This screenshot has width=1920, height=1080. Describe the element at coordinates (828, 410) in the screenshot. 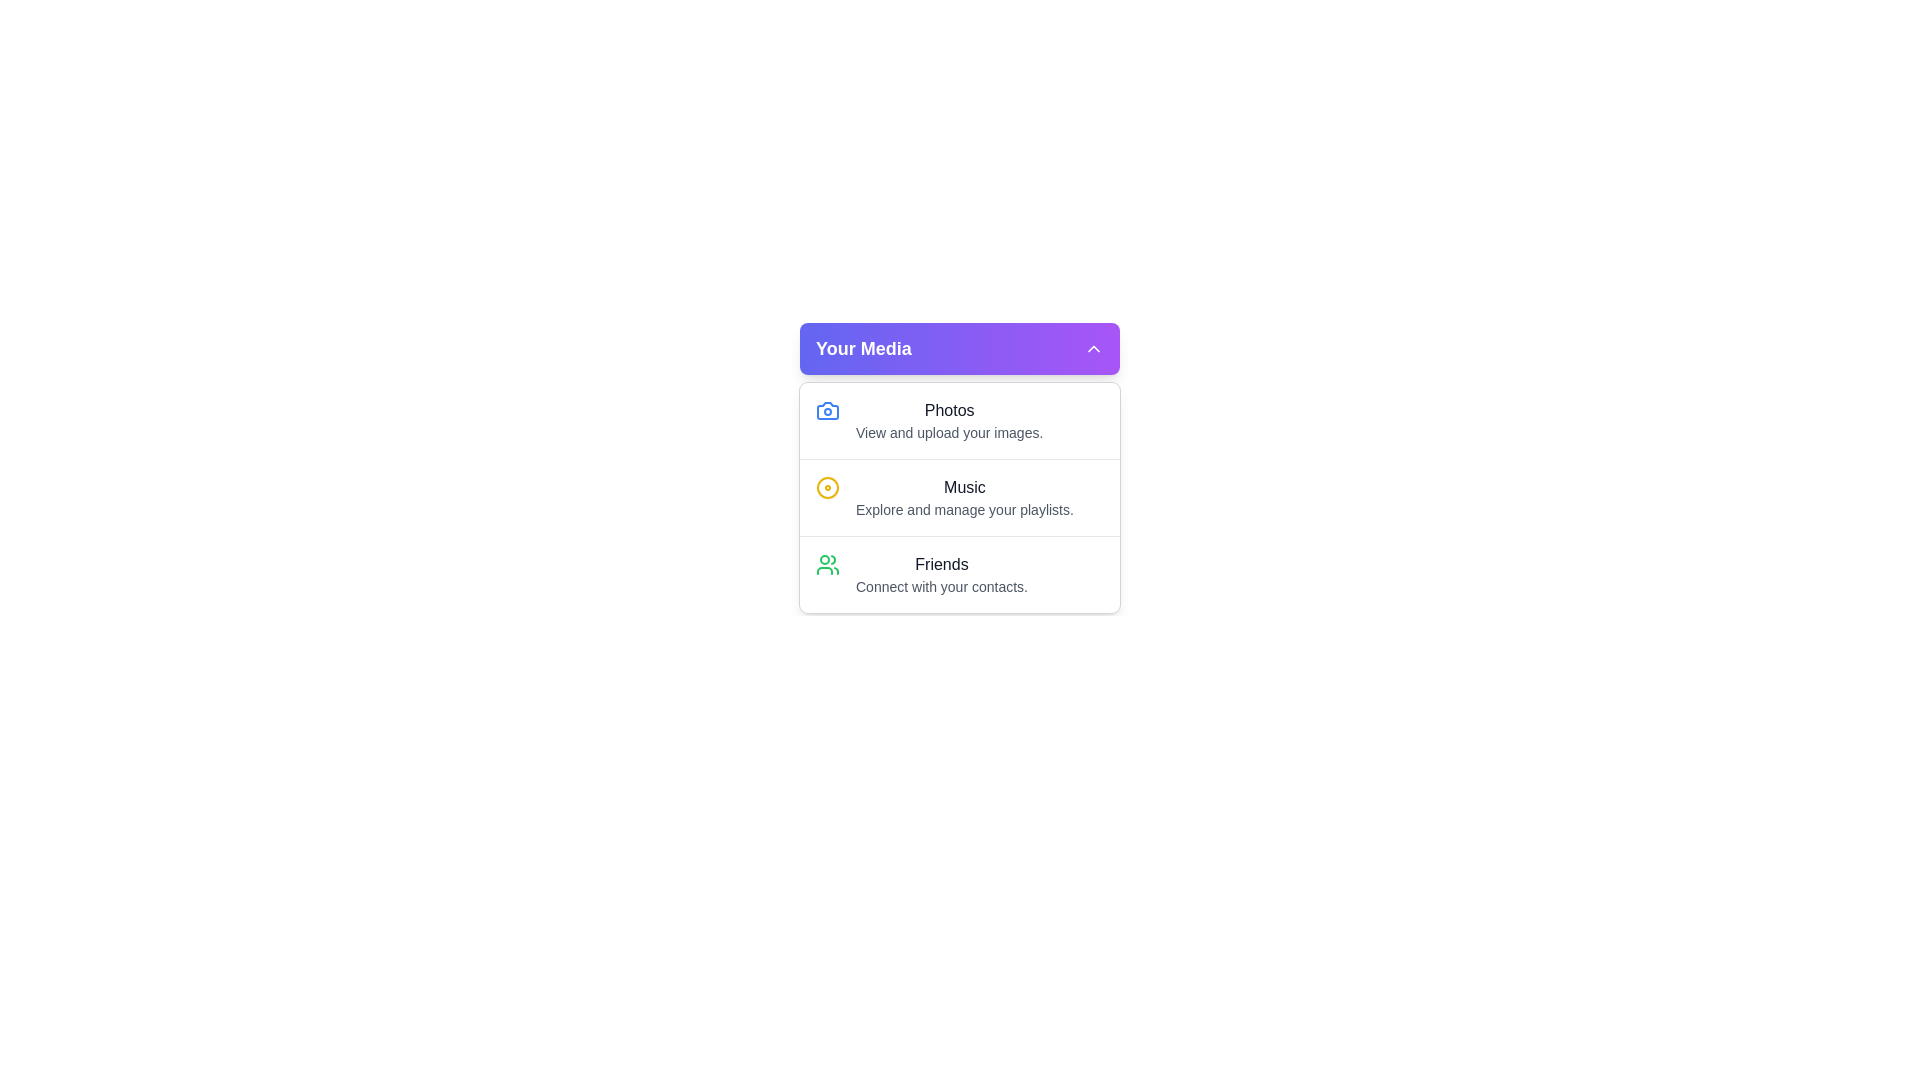

I see `the stylized blue camera icon located in the first section of the 'Your Media' list, adjacent to the 'Photos' label` at that location.